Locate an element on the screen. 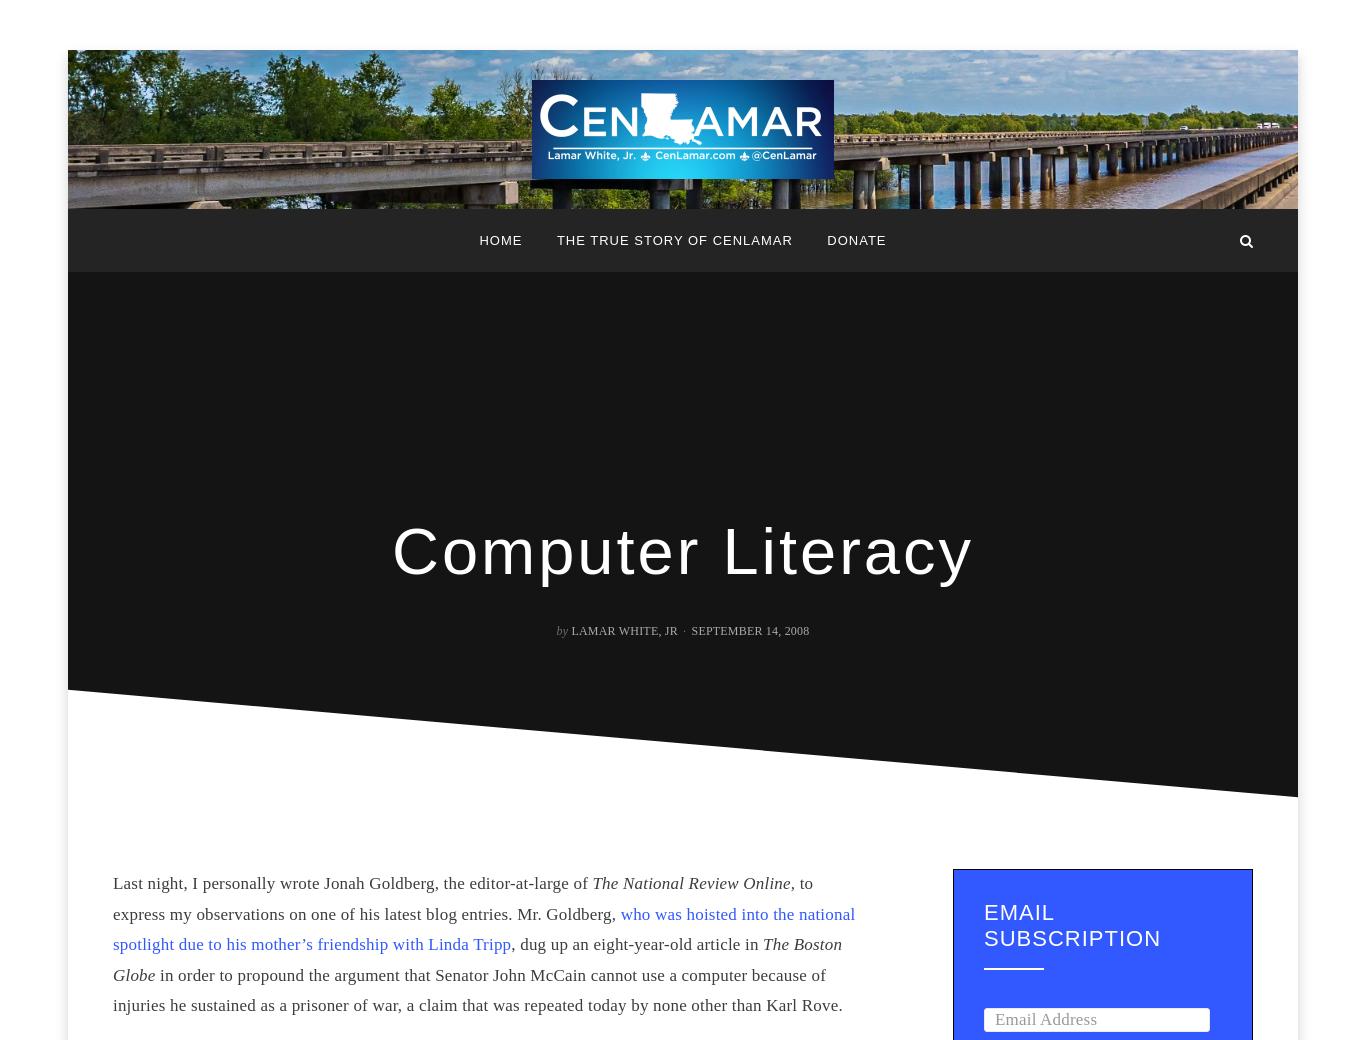 This screenshot has height=1040, width=1366. ', dug up an eight-year-old article in' is located at coordinates (635, 944).